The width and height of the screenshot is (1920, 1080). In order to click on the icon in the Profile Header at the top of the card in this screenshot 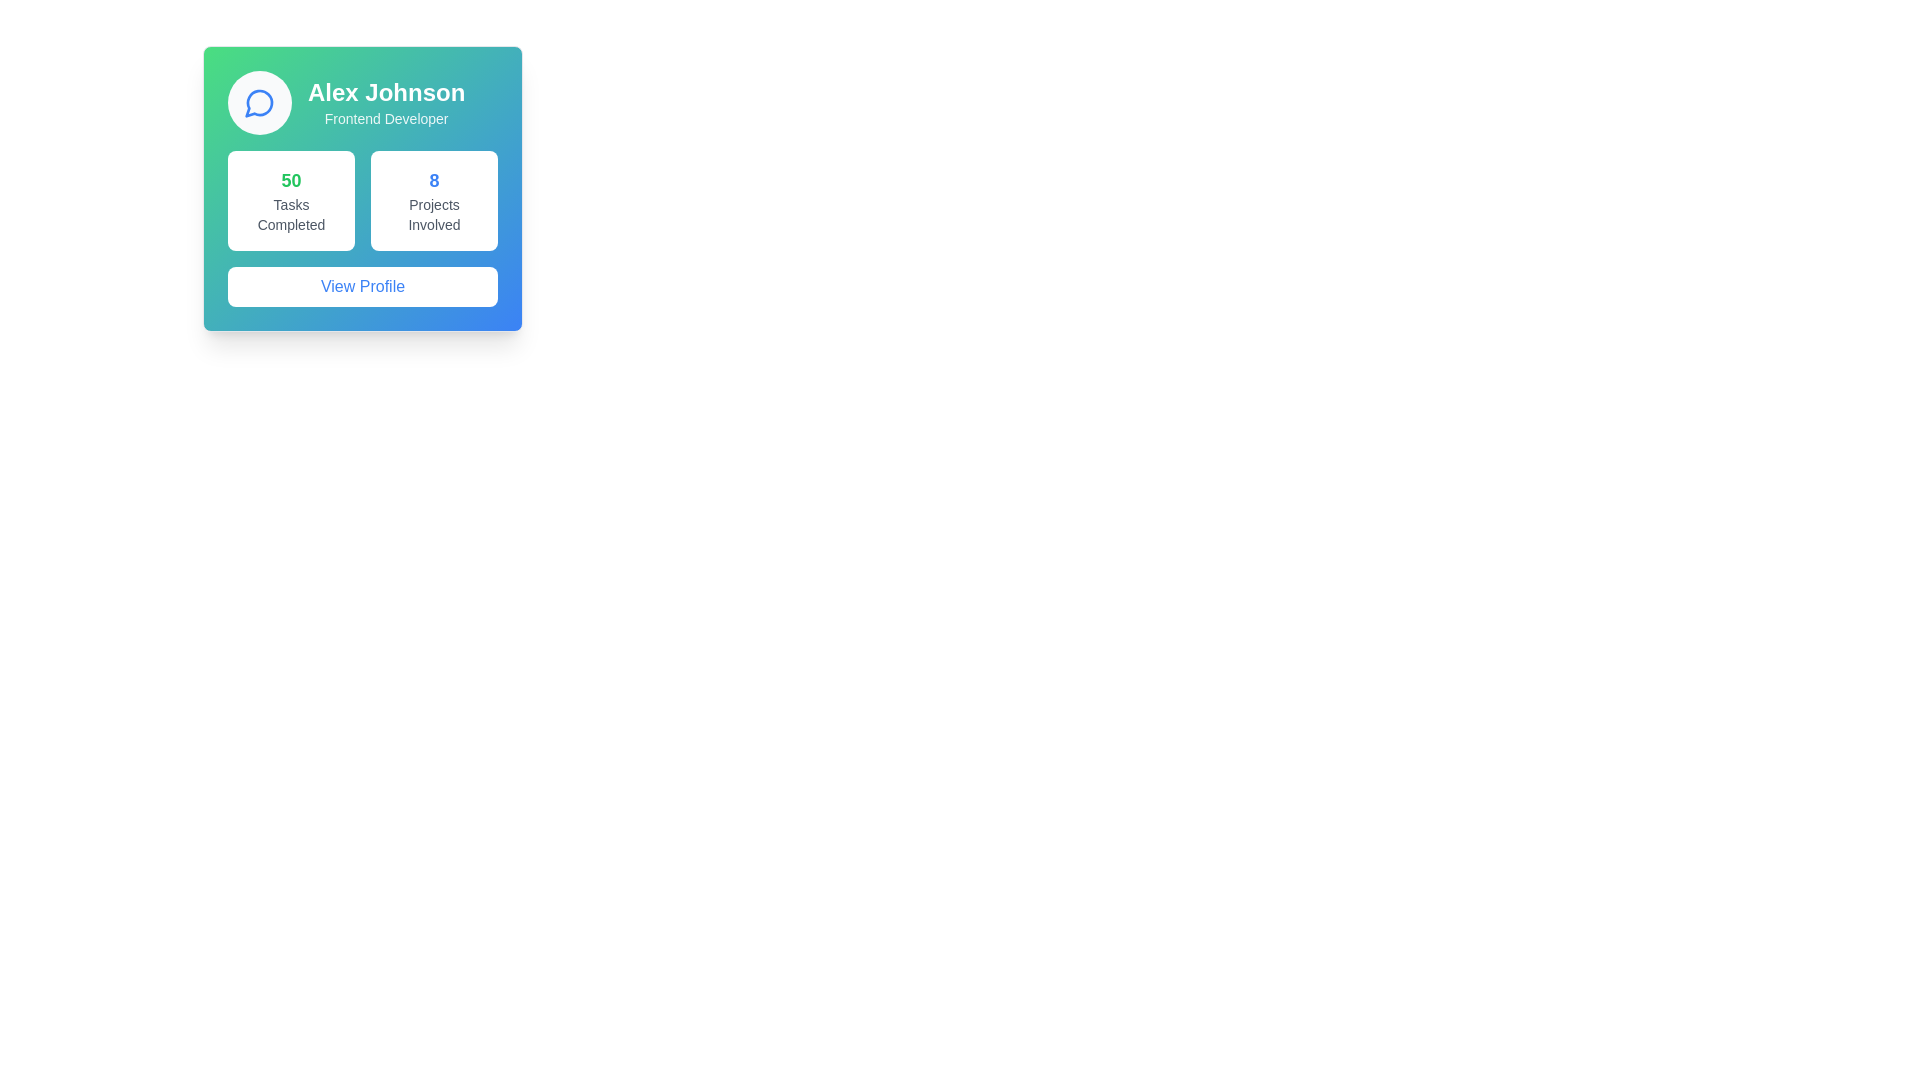, I will do `click(363, 103)`.